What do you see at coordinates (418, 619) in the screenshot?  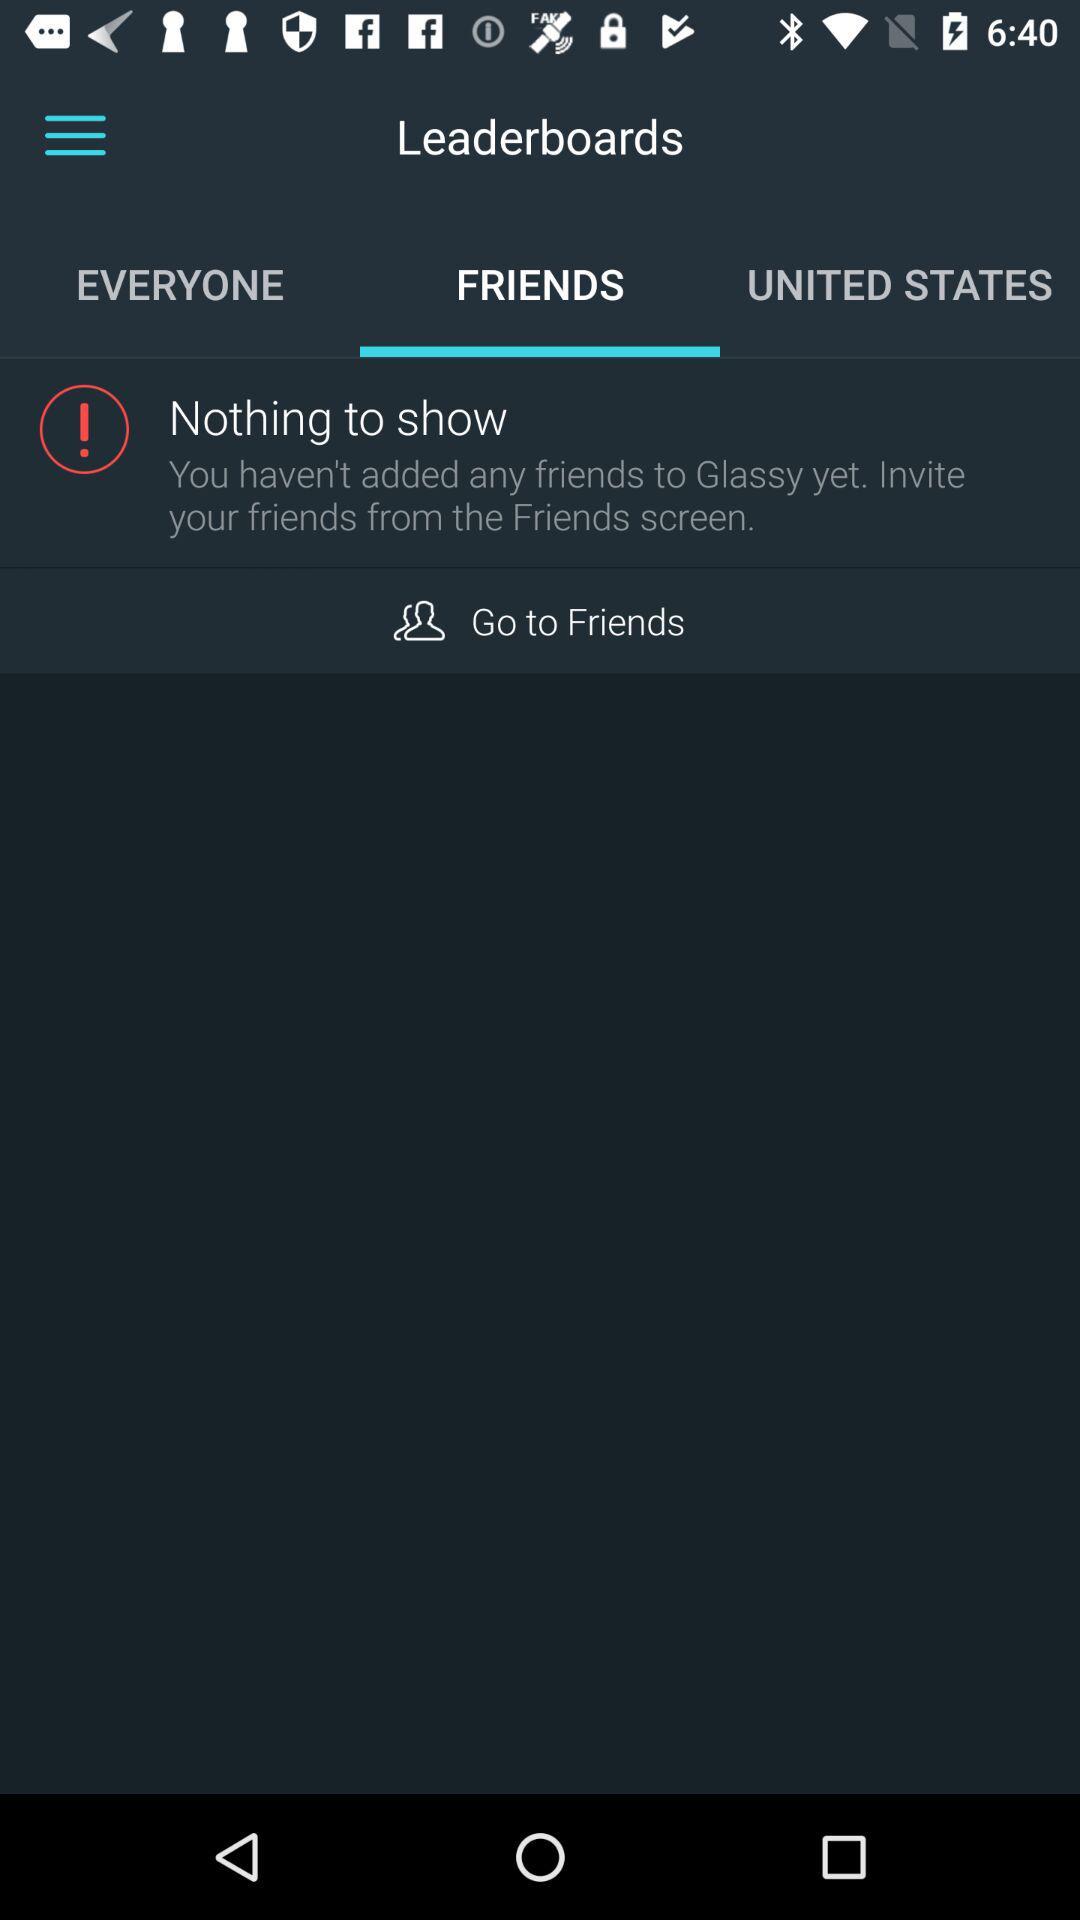 I see `friends` at bounding box center [418, 619].